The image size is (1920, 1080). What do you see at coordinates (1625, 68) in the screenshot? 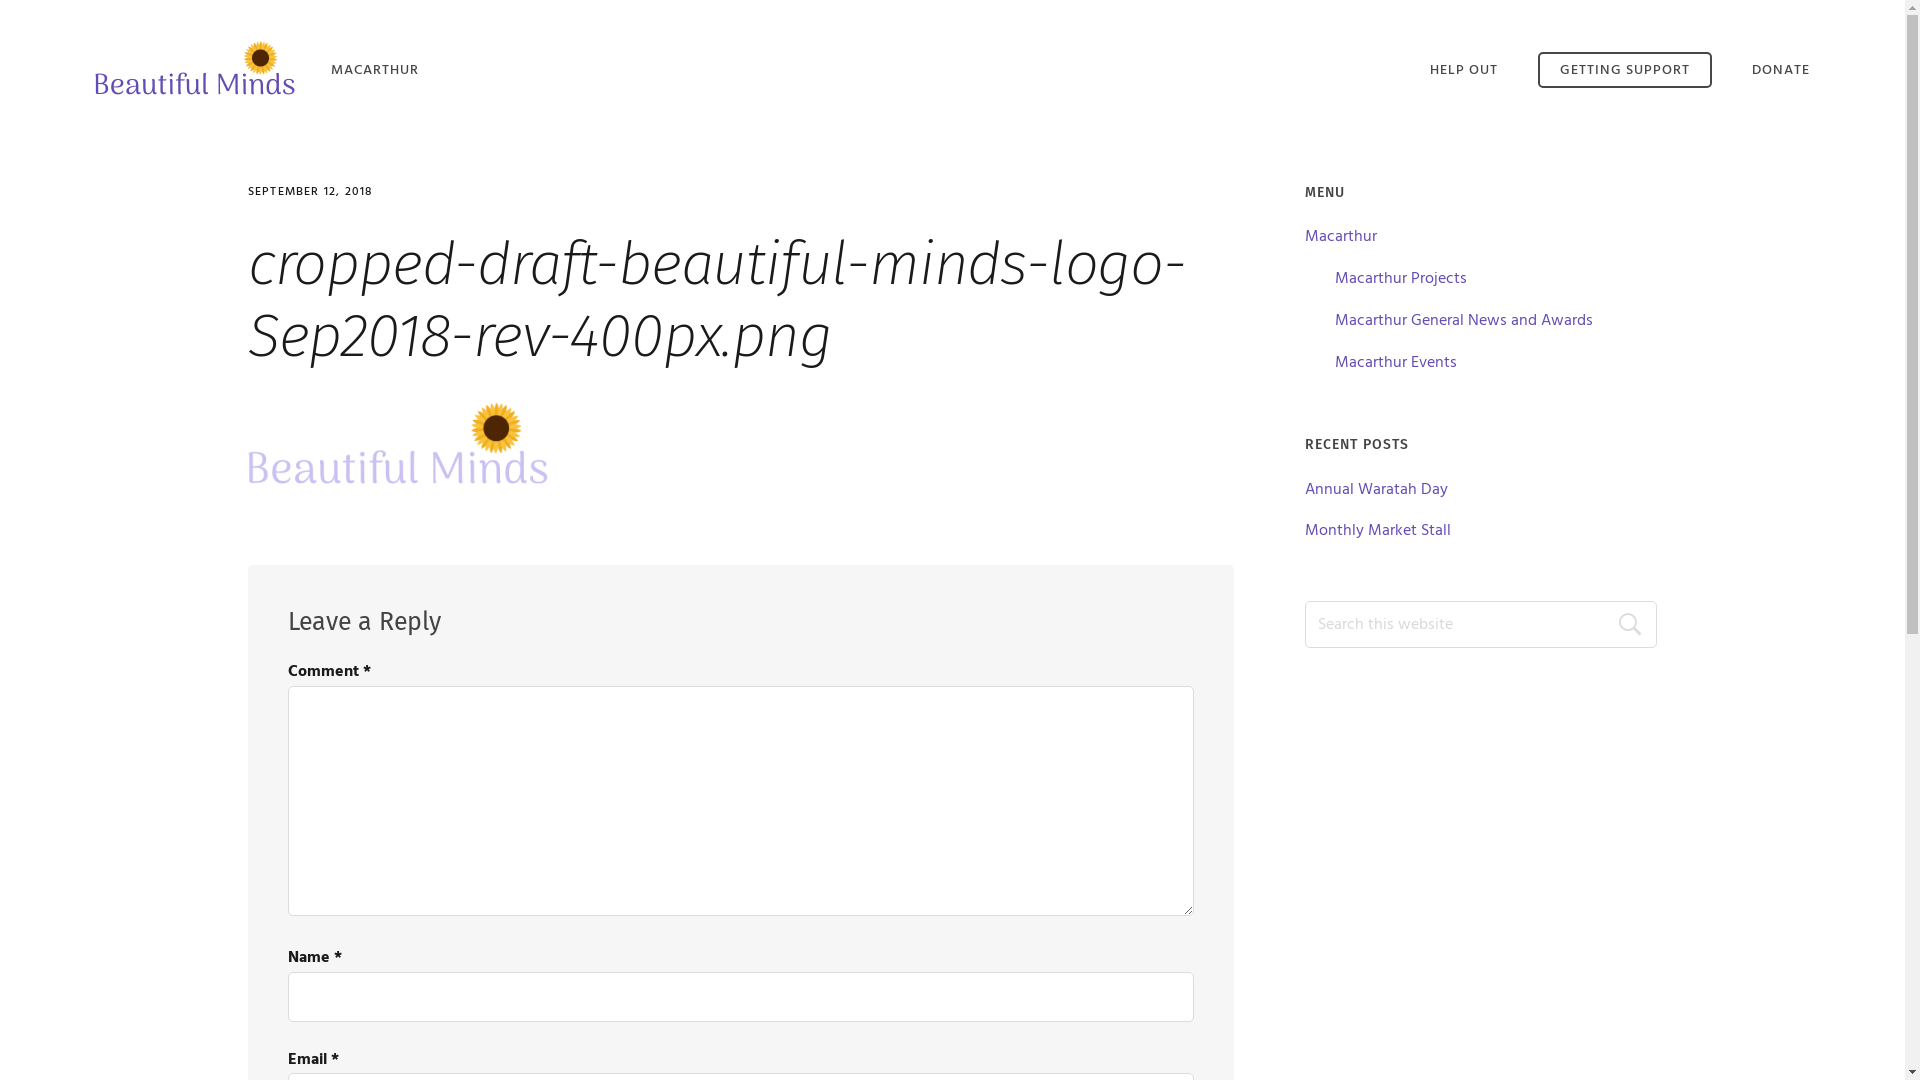
I see `'GETTING SUPPORT'` at bounding box center [1625, 68].